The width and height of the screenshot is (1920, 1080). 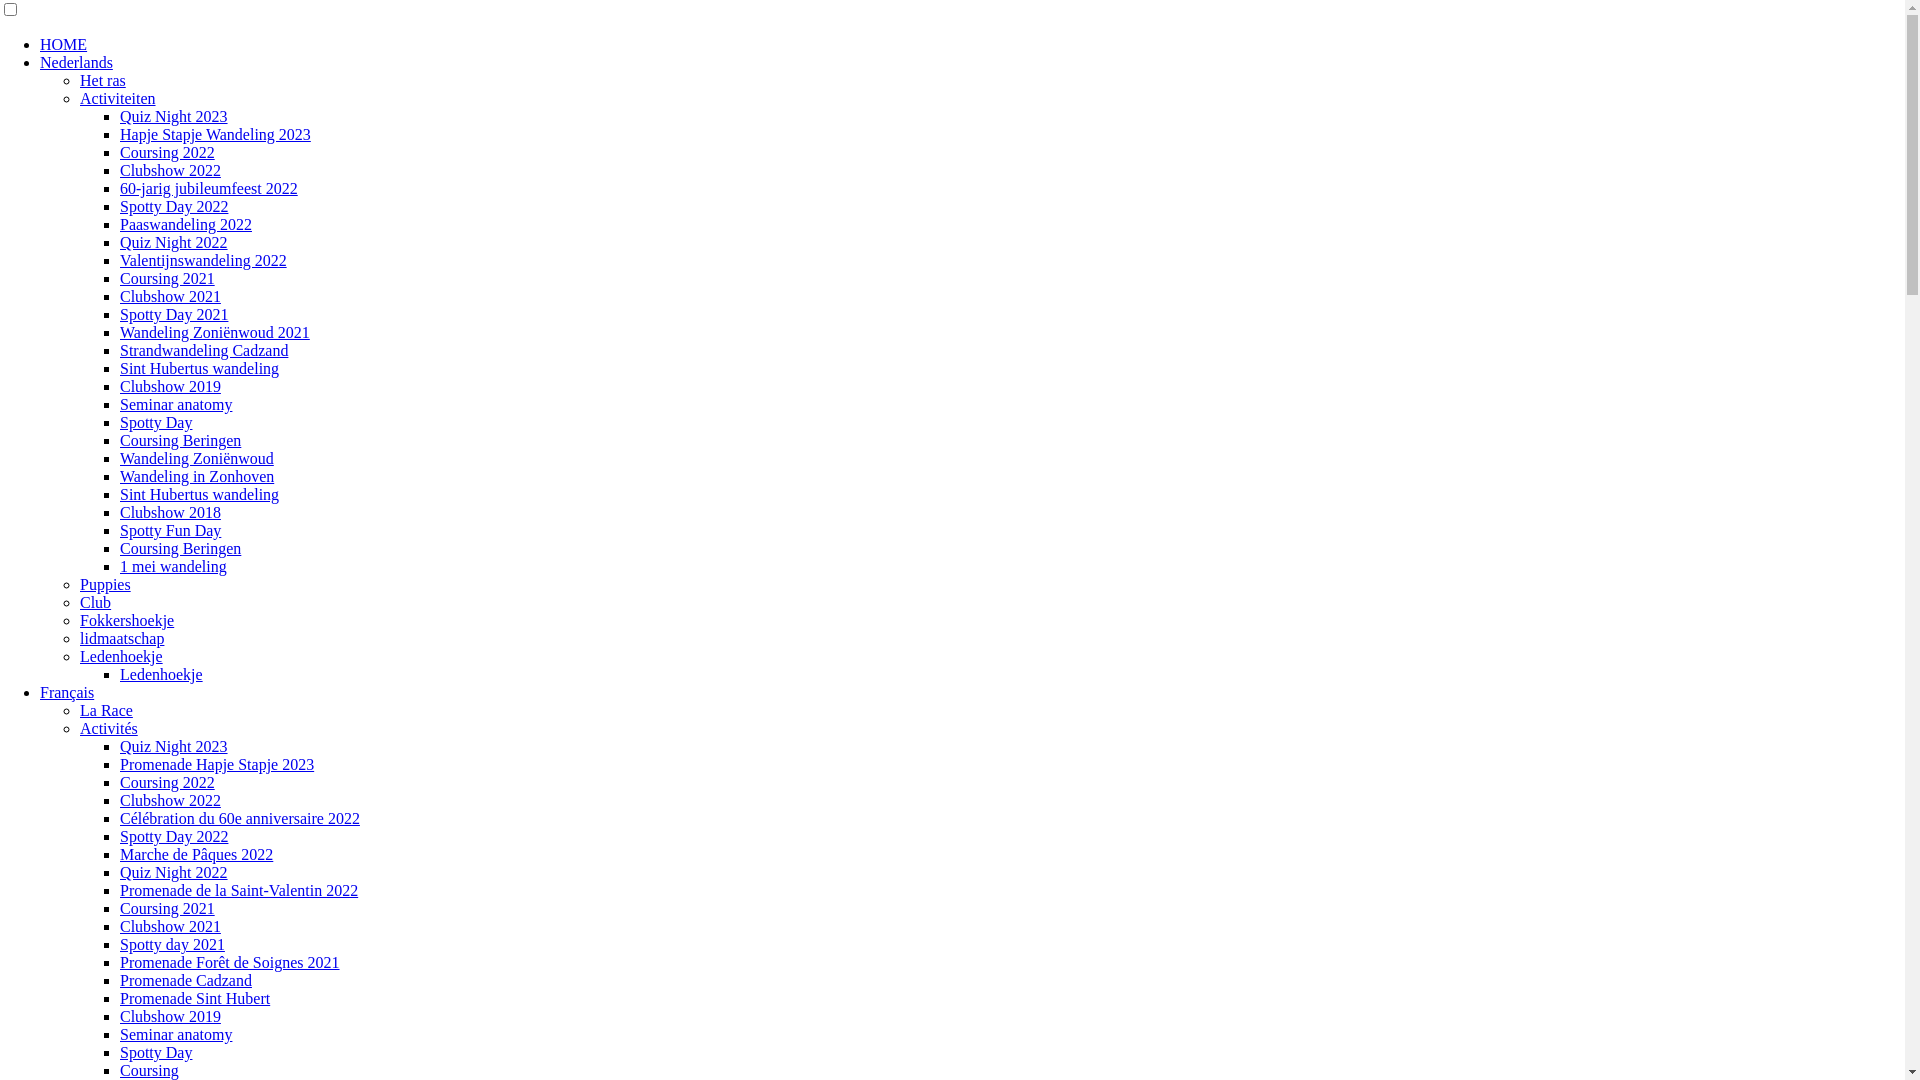 What do you see at coordinates (104, 584) in the screenshot?
I see `'Puppies'` at bounding box center [104, 584].